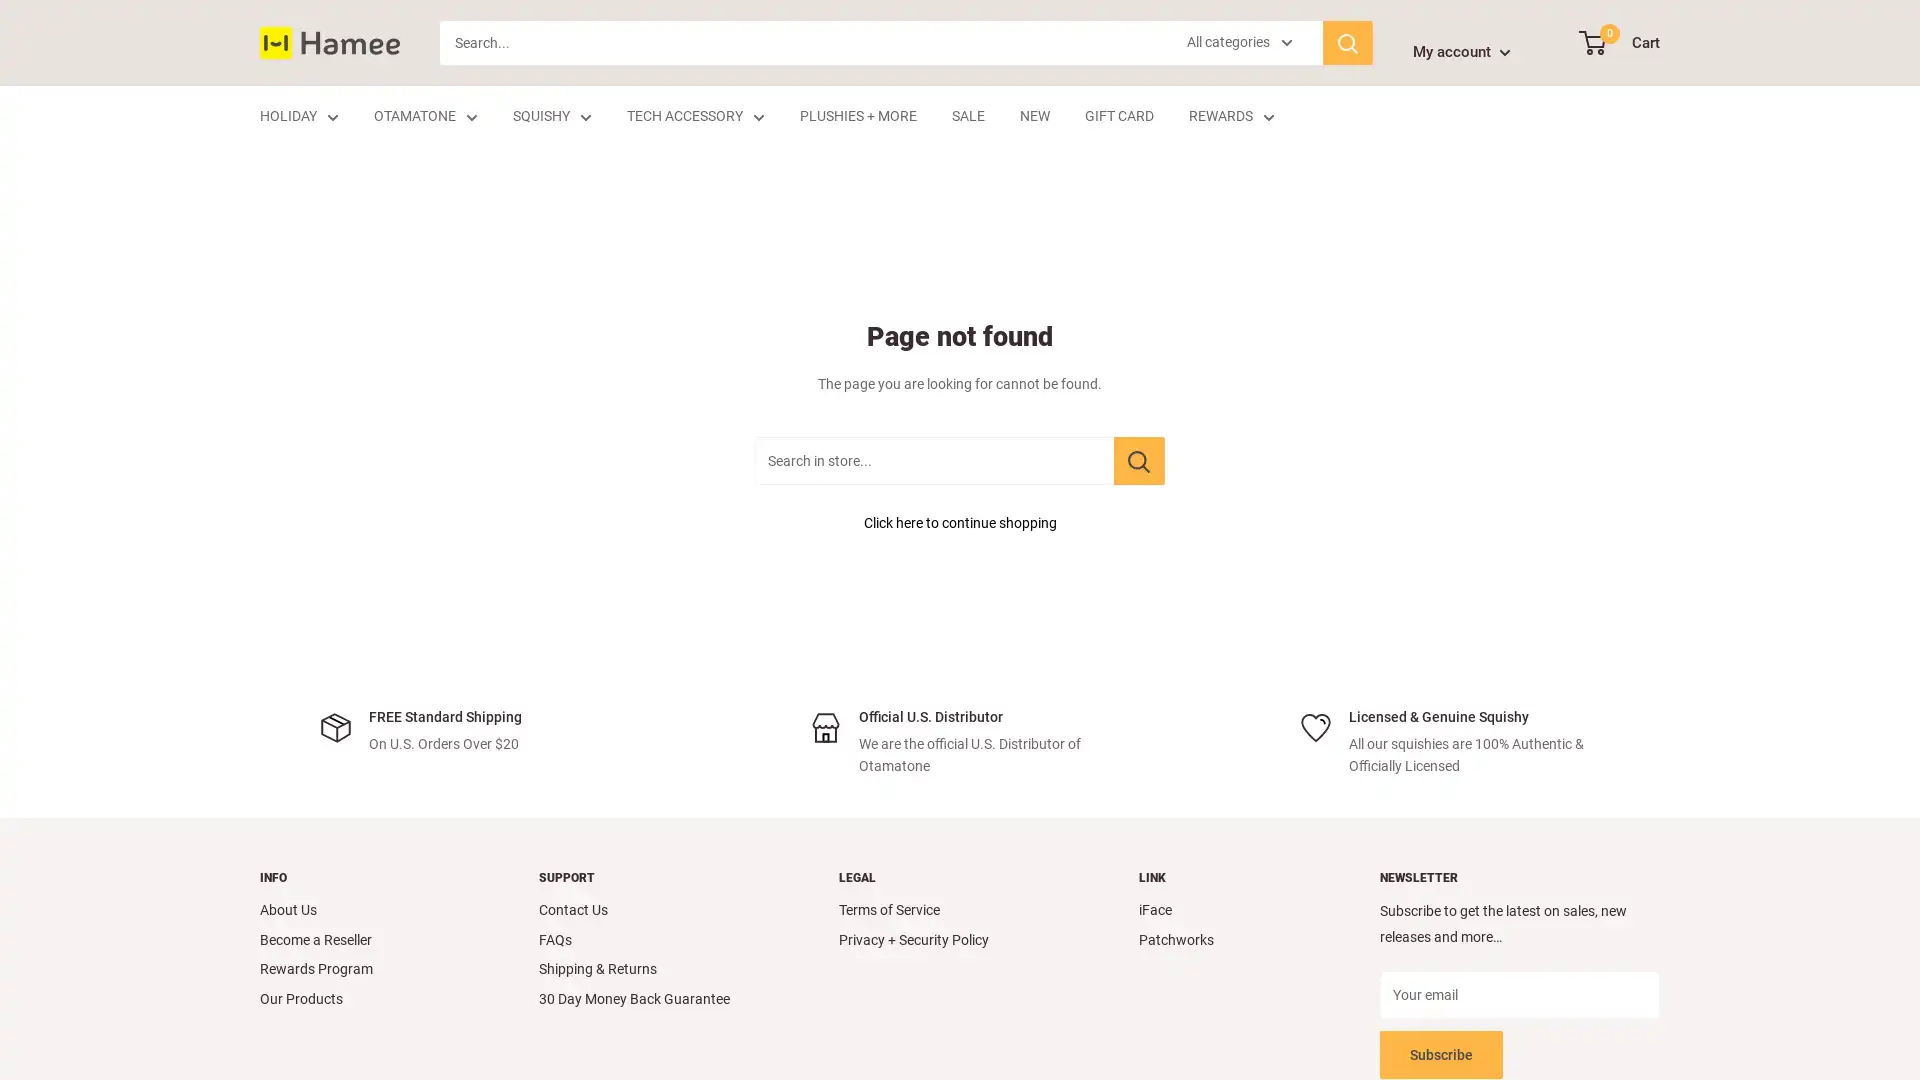  I want to click on SUPPORT, so click(653, 876).